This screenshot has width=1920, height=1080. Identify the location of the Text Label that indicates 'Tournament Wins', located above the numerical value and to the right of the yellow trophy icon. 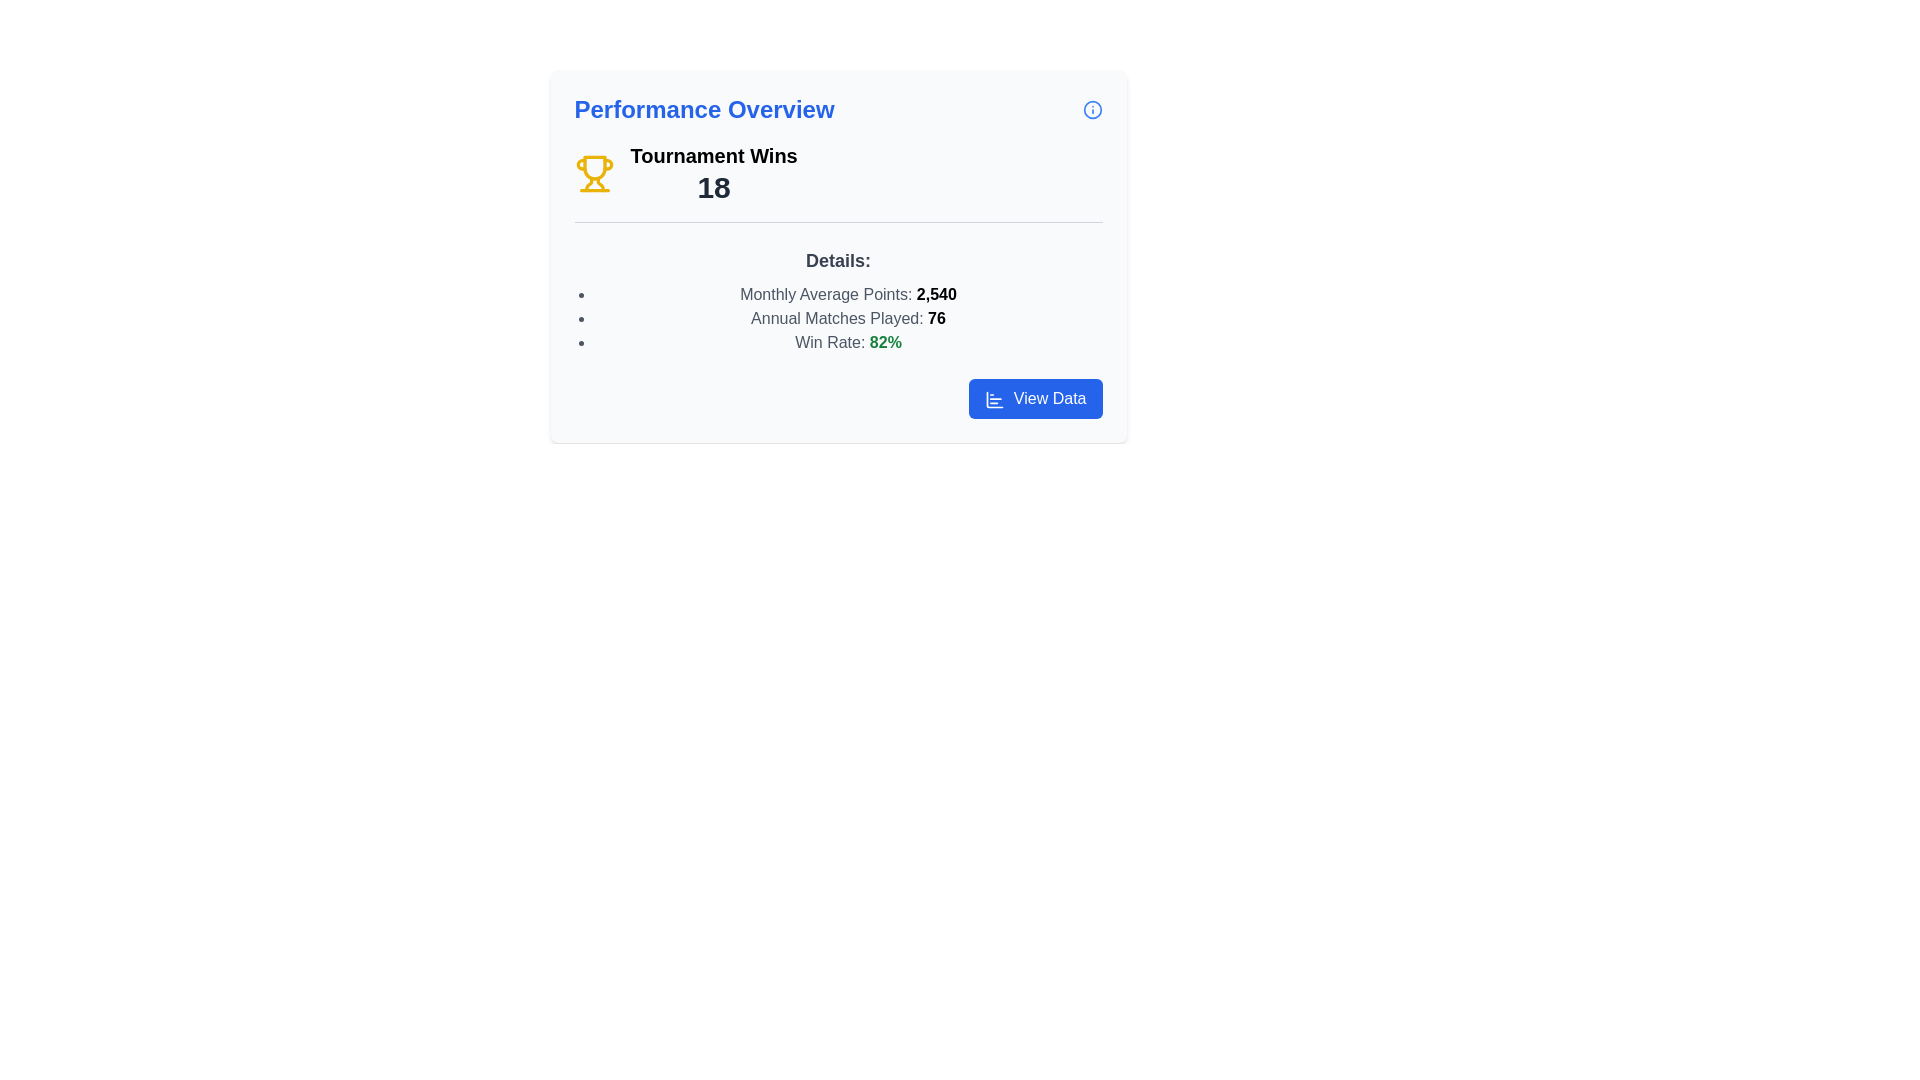
(714, 154).